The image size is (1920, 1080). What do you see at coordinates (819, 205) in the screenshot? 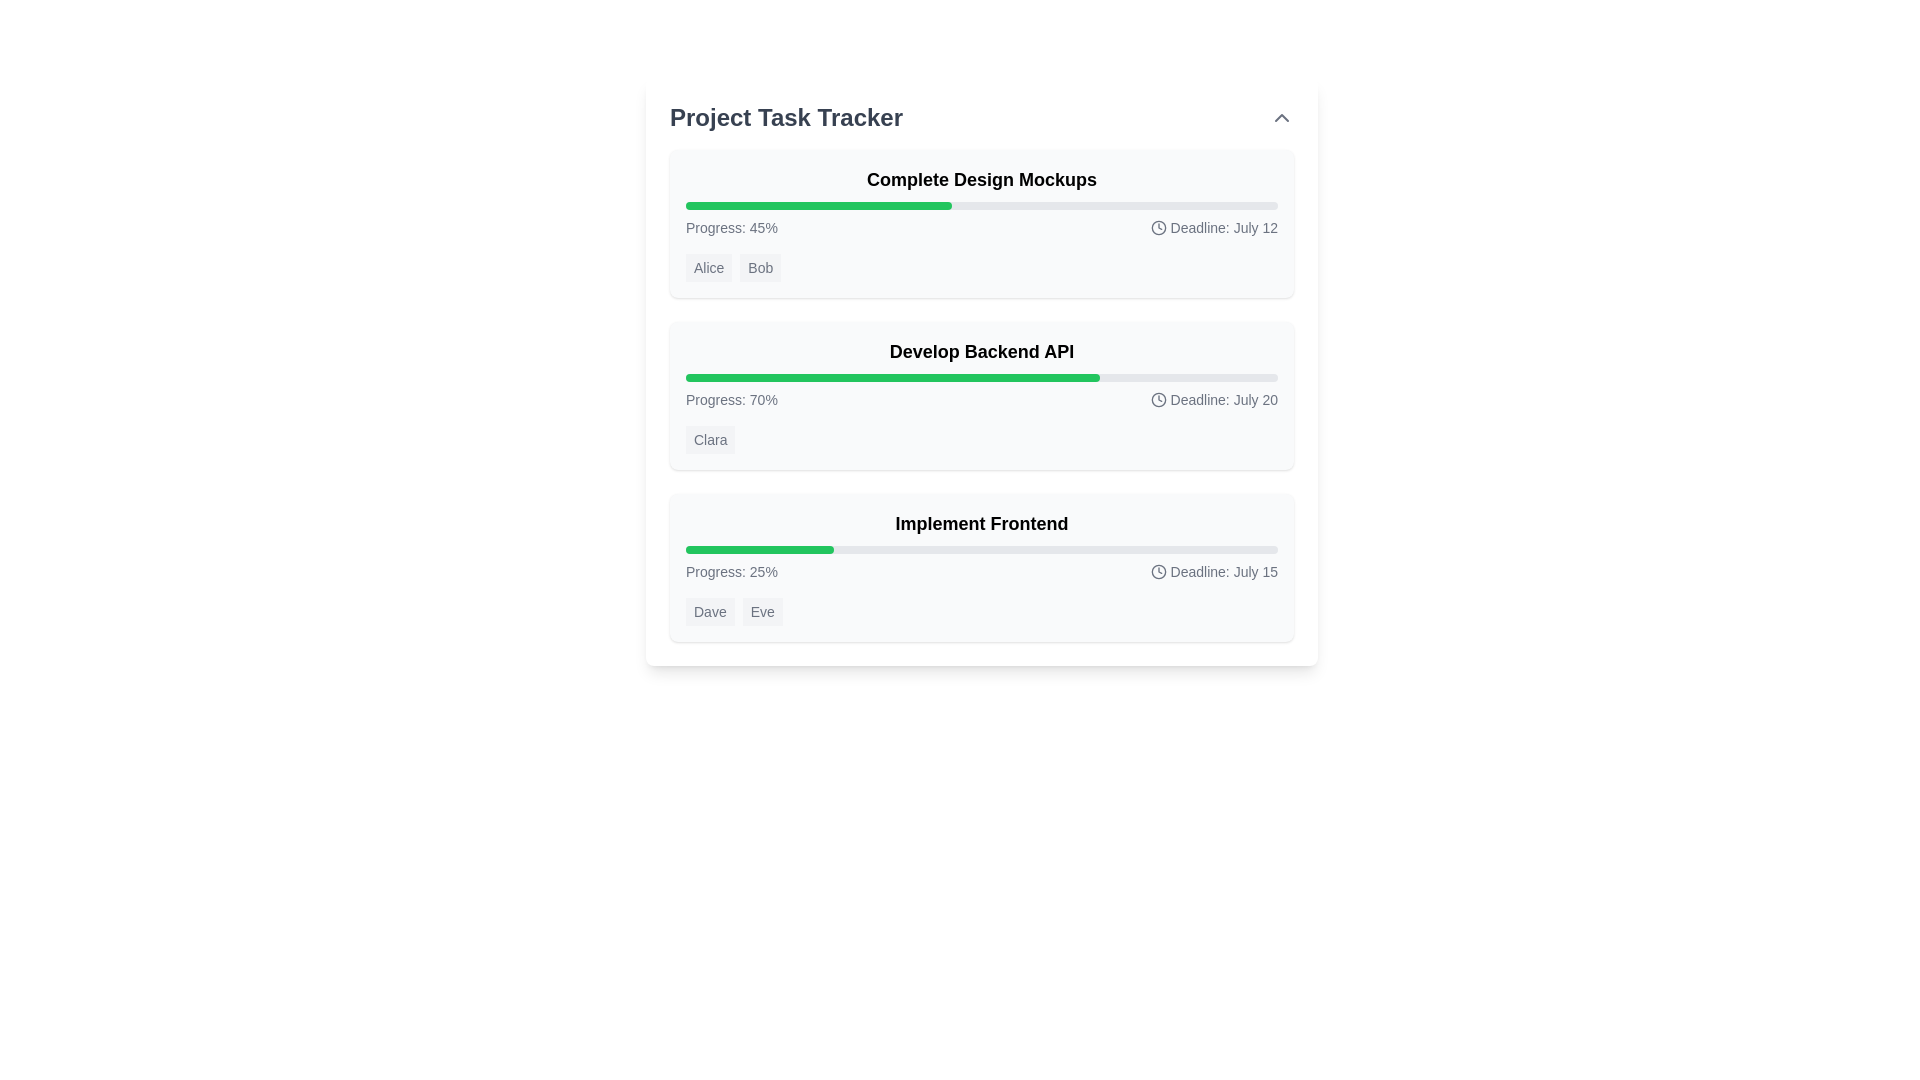
I see `the green progress bar within the 'Complete Design Mockups' task block, which is positioned atop the task details` at bounding box center [819, 205].